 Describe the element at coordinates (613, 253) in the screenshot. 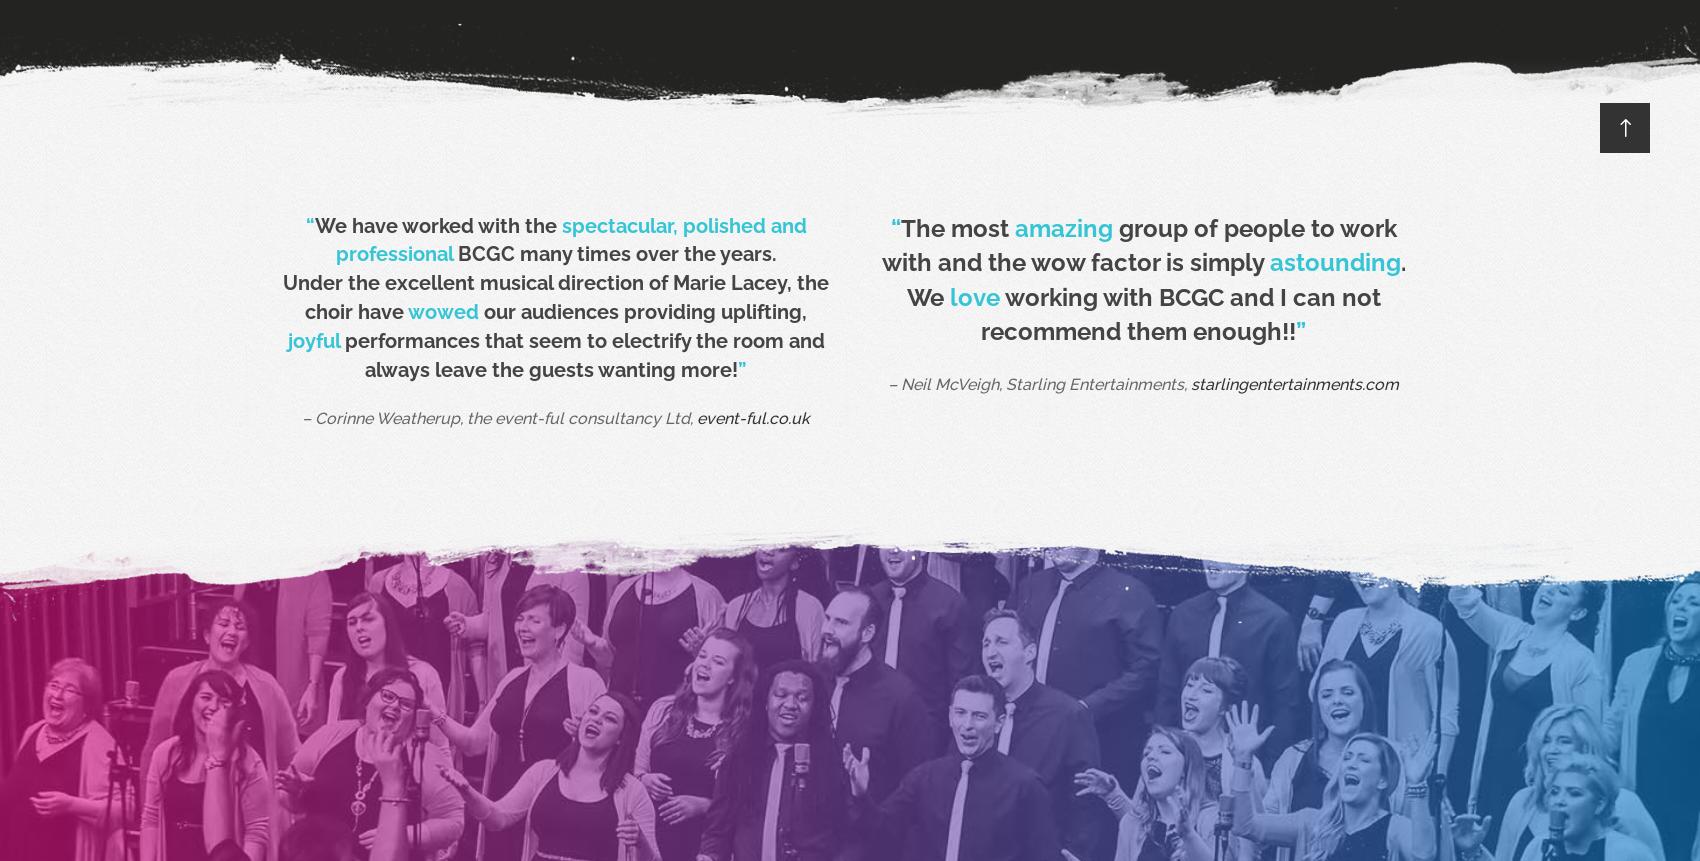

I see `'BCGC many times over the years.'` at that location.